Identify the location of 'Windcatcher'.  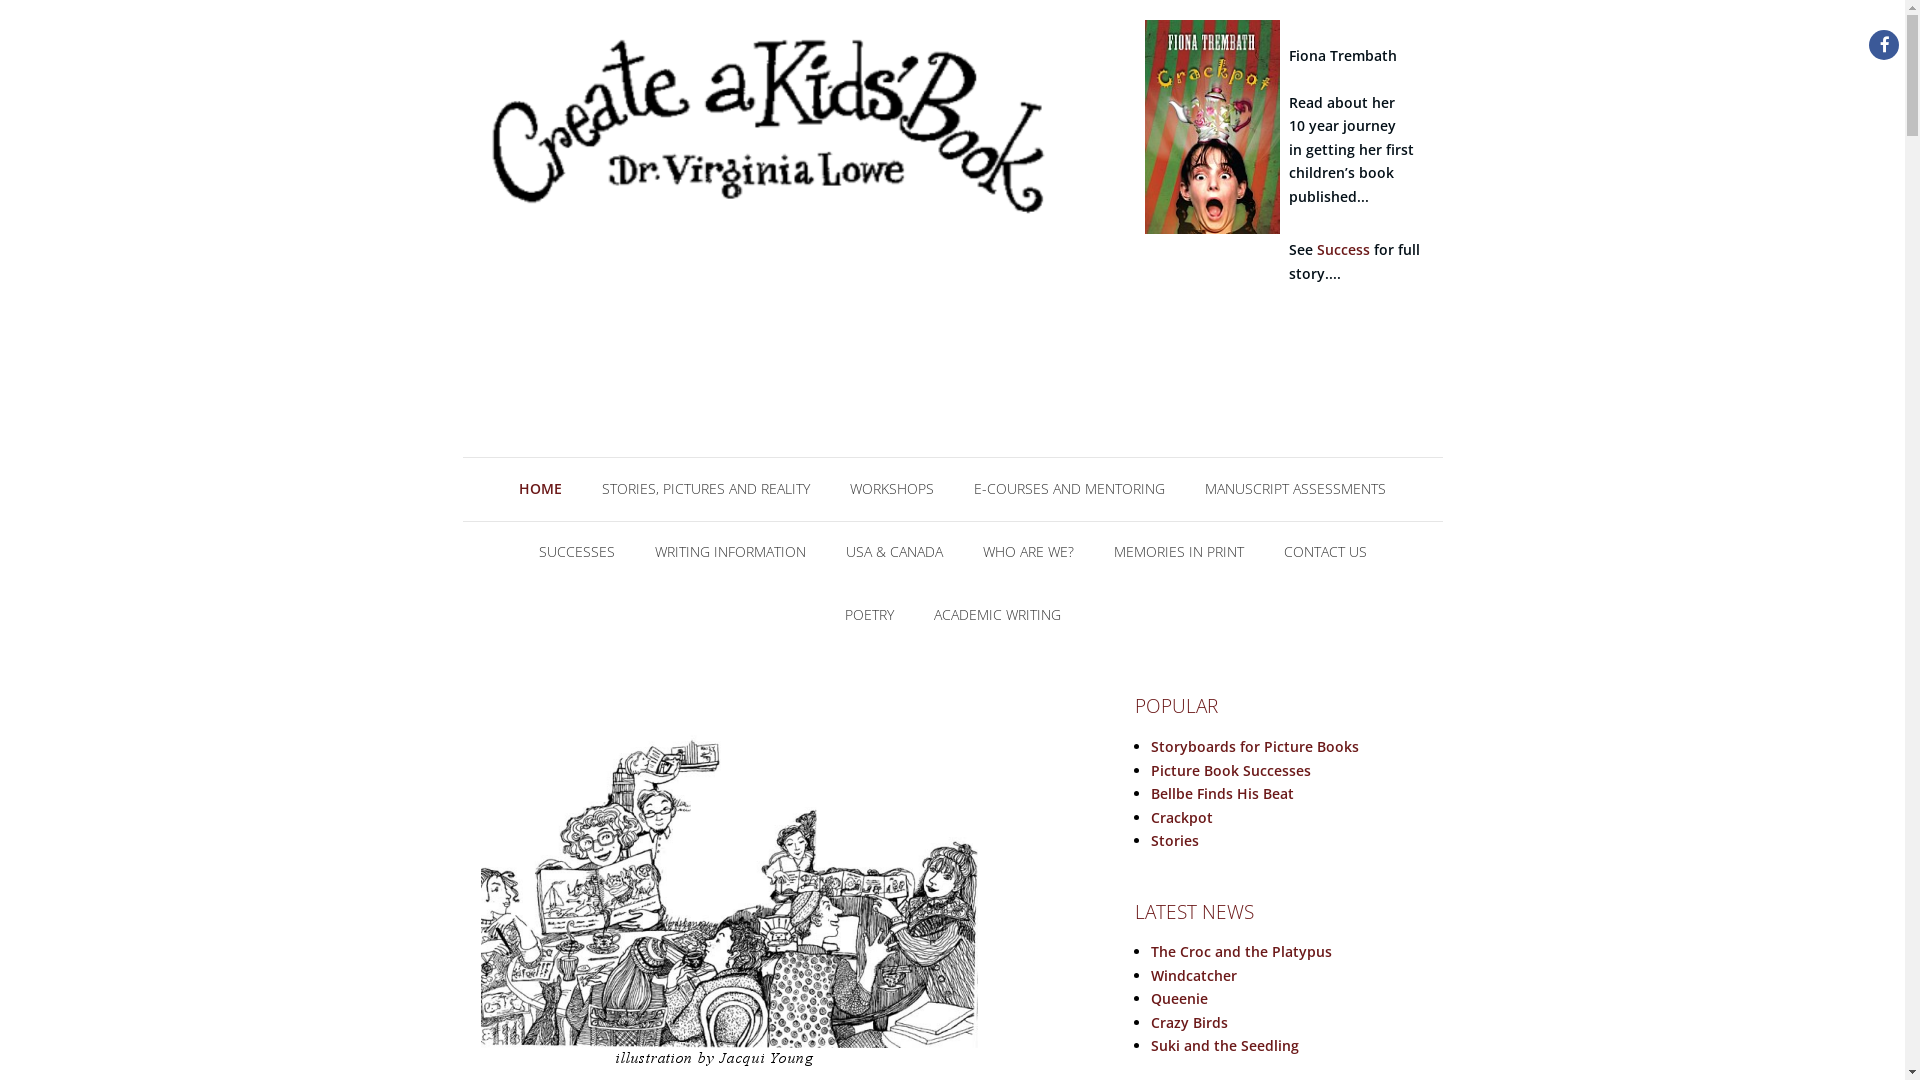
(1151, 974).